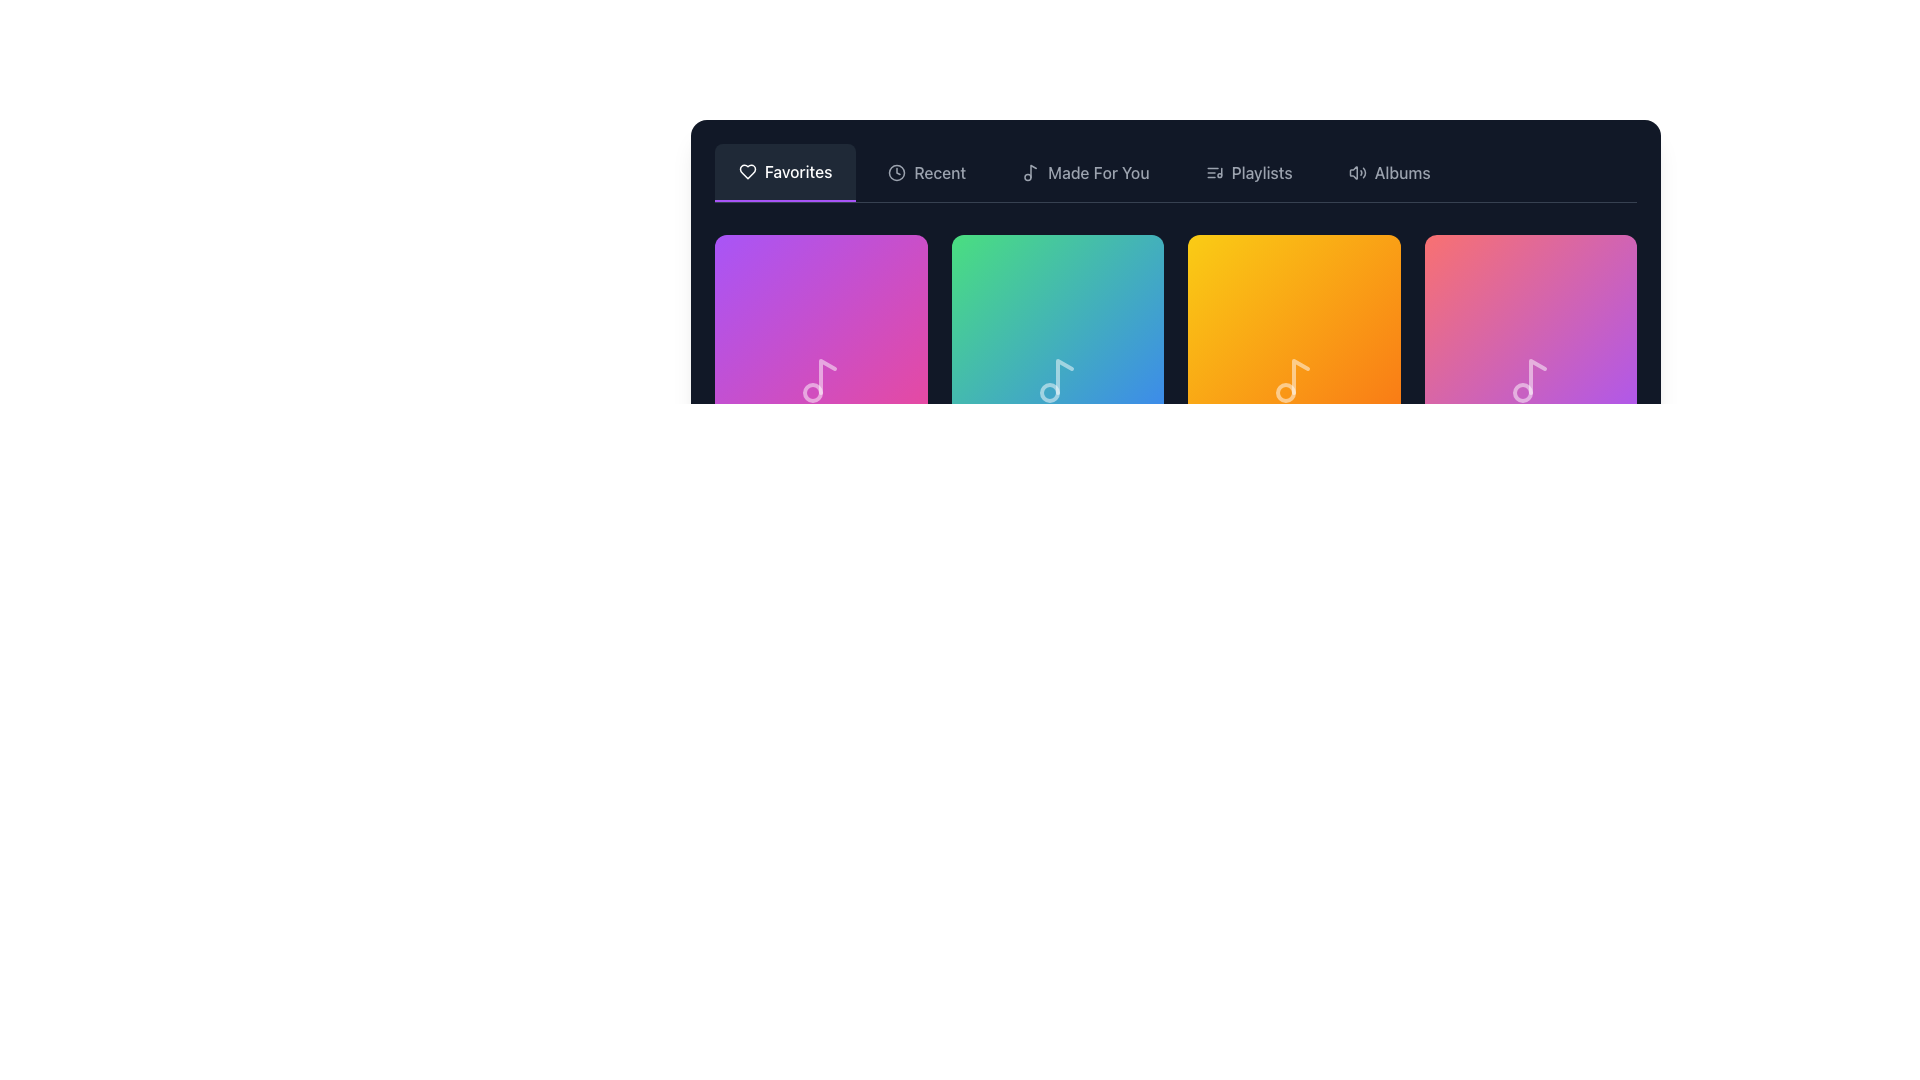  What do you see at coordinates (1583, 265) in the screenshot?
I see `the interactive group containing buttons located at the top-right corner of the music playlist card, characterized by its gradient background transitioning from pink to purple` at bounding box center [1583, 265].